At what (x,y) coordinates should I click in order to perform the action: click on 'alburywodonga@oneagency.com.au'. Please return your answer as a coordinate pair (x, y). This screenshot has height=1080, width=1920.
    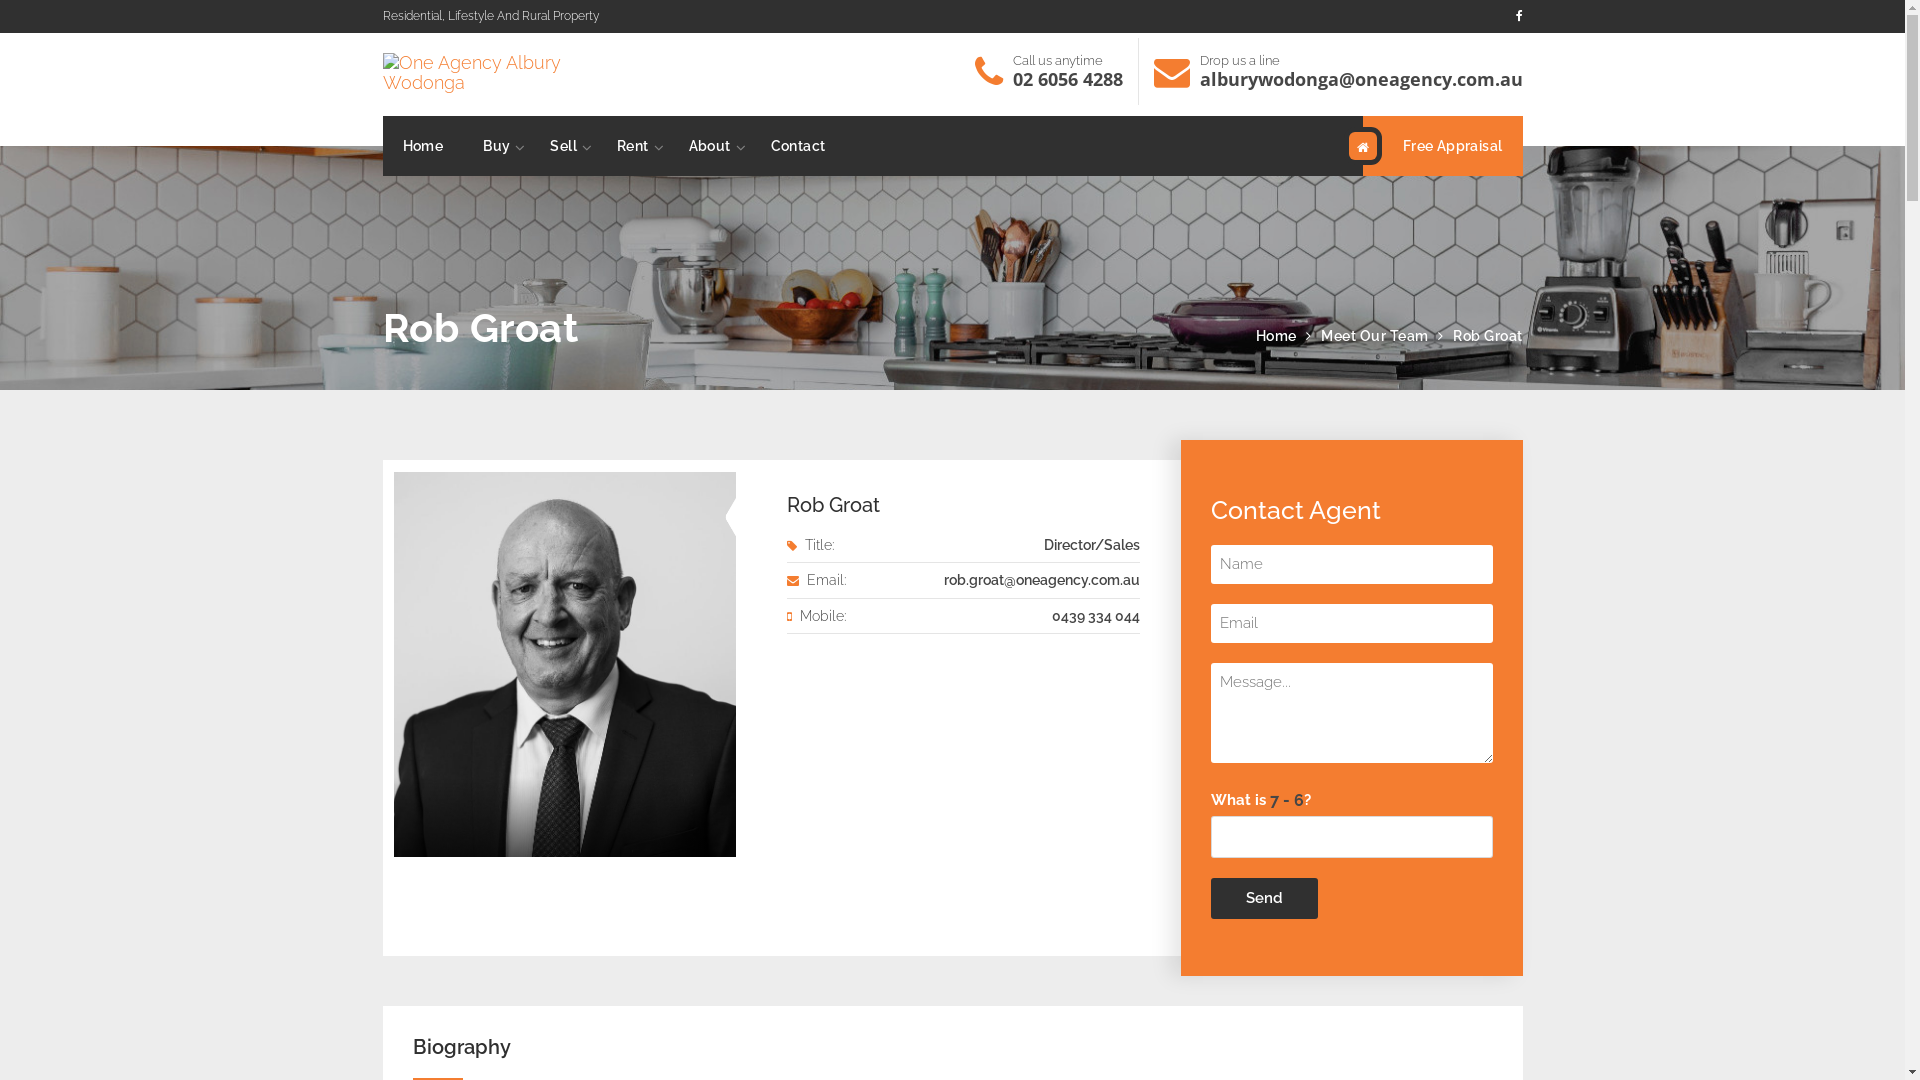
    Looking at the image, I should click on (1360, 77).